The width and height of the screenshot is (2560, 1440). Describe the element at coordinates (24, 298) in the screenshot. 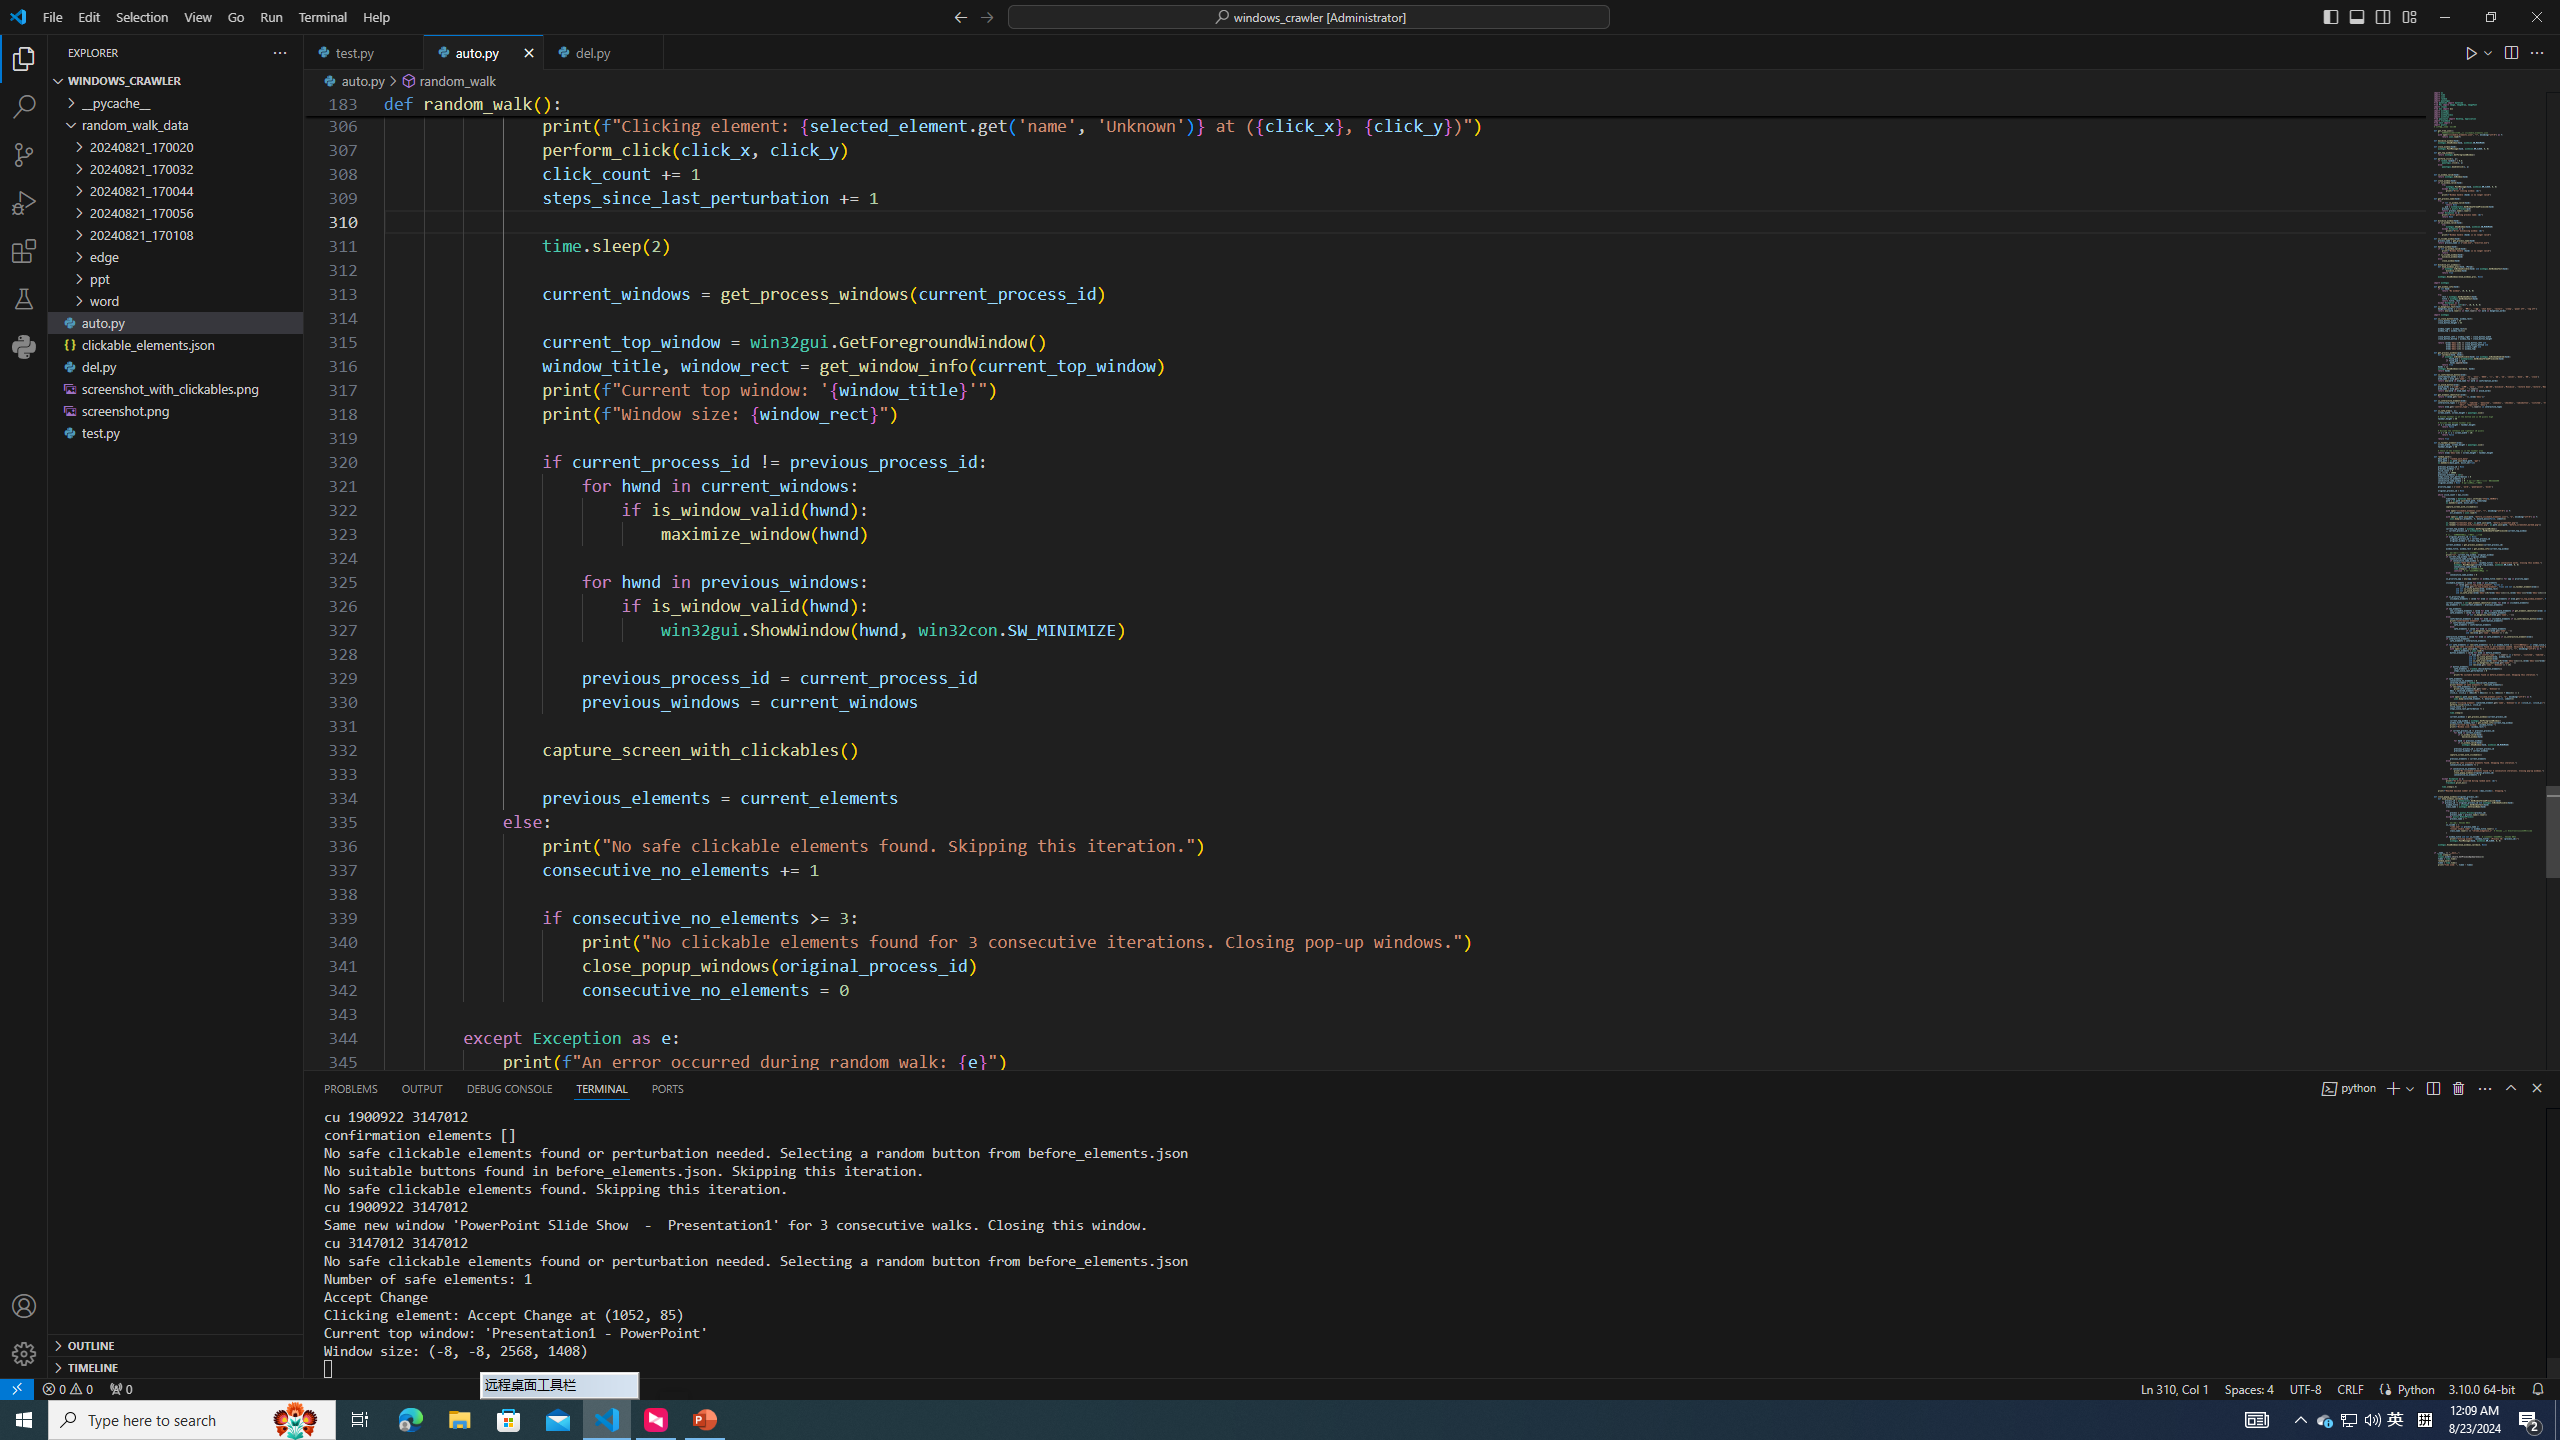

I see `'Testing'` at that location.